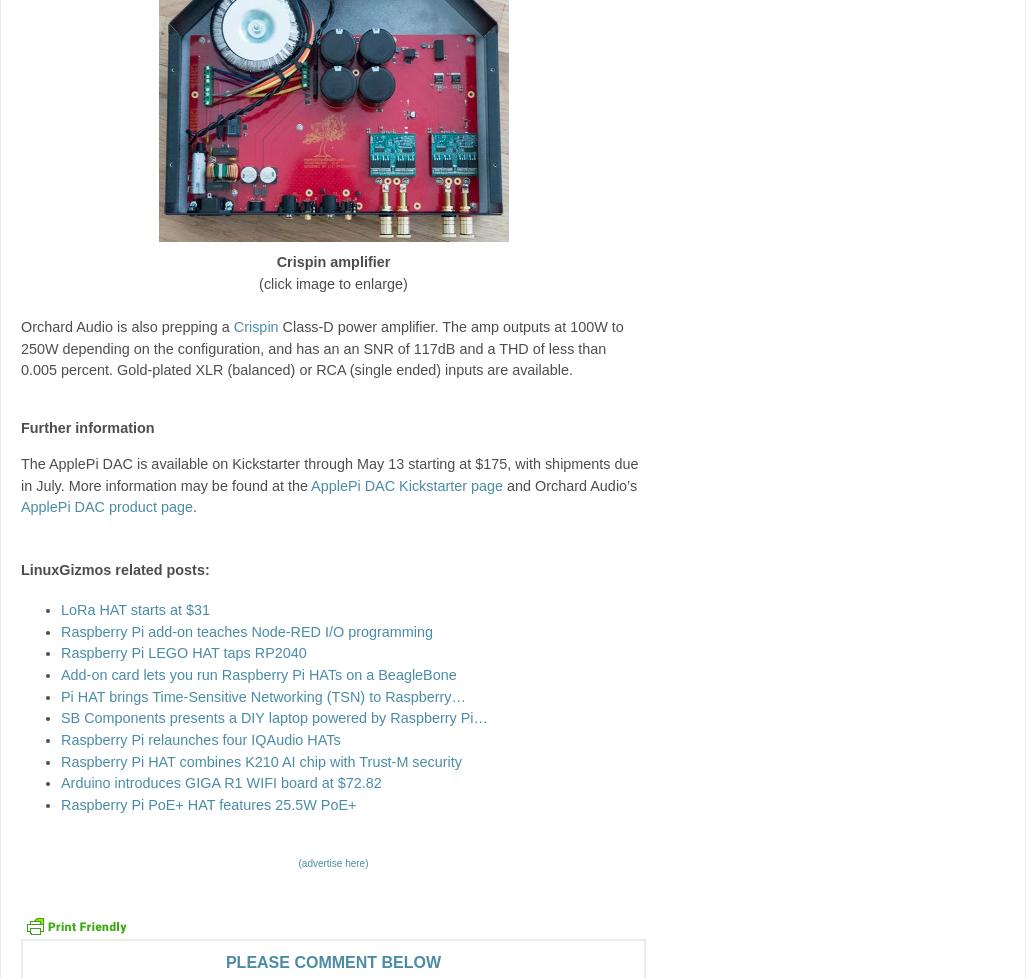 This screenshot has height=978, width=1026. Describe the element at coordinates (208, 803) in the screenshot. I see `'Raspberry Pi PoE+ HAT features 25.5W PoE+'` at that location.